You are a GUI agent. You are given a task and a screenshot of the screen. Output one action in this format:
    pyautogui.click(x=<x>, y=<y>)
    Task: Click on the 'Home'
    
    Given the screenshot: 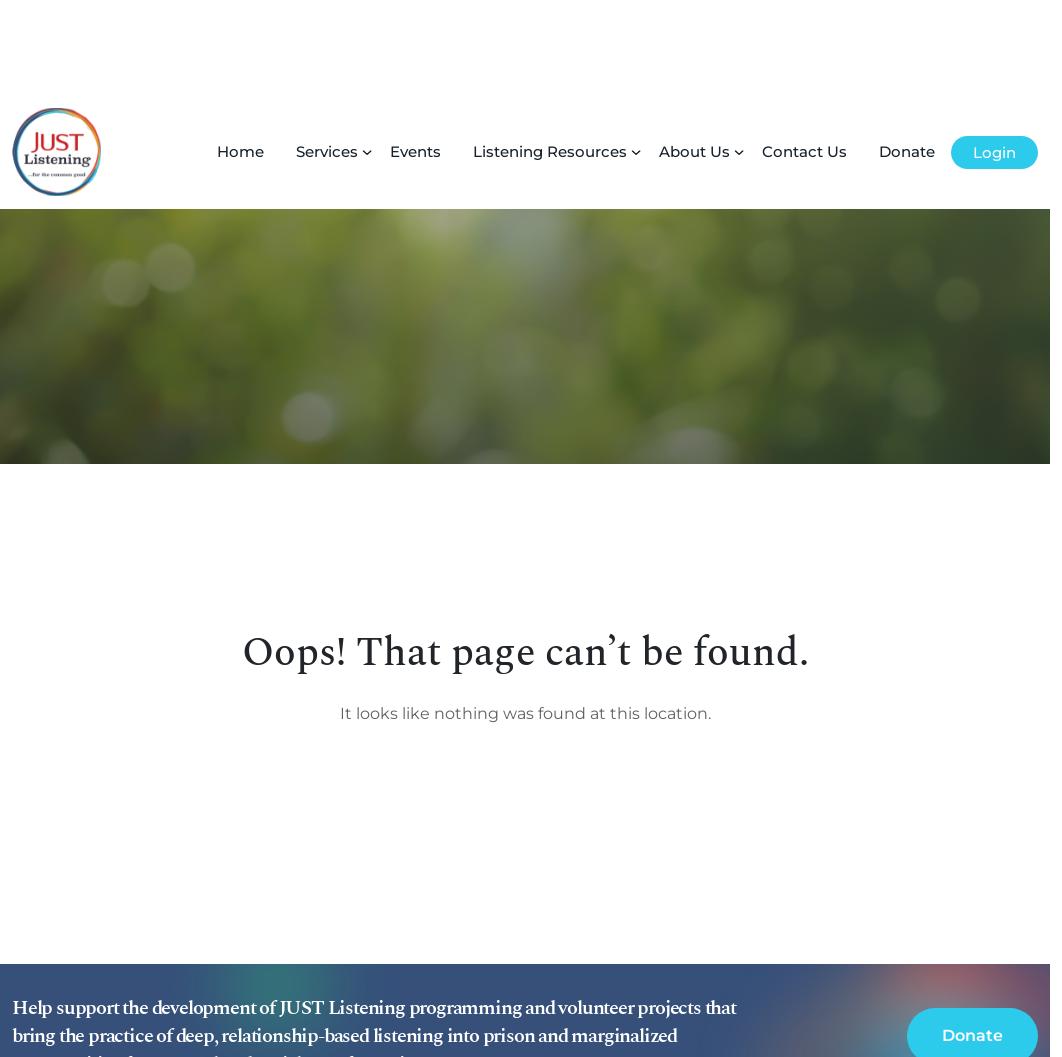 What is the action you would take?
    pyautogui.click(x=240, y=56)
    